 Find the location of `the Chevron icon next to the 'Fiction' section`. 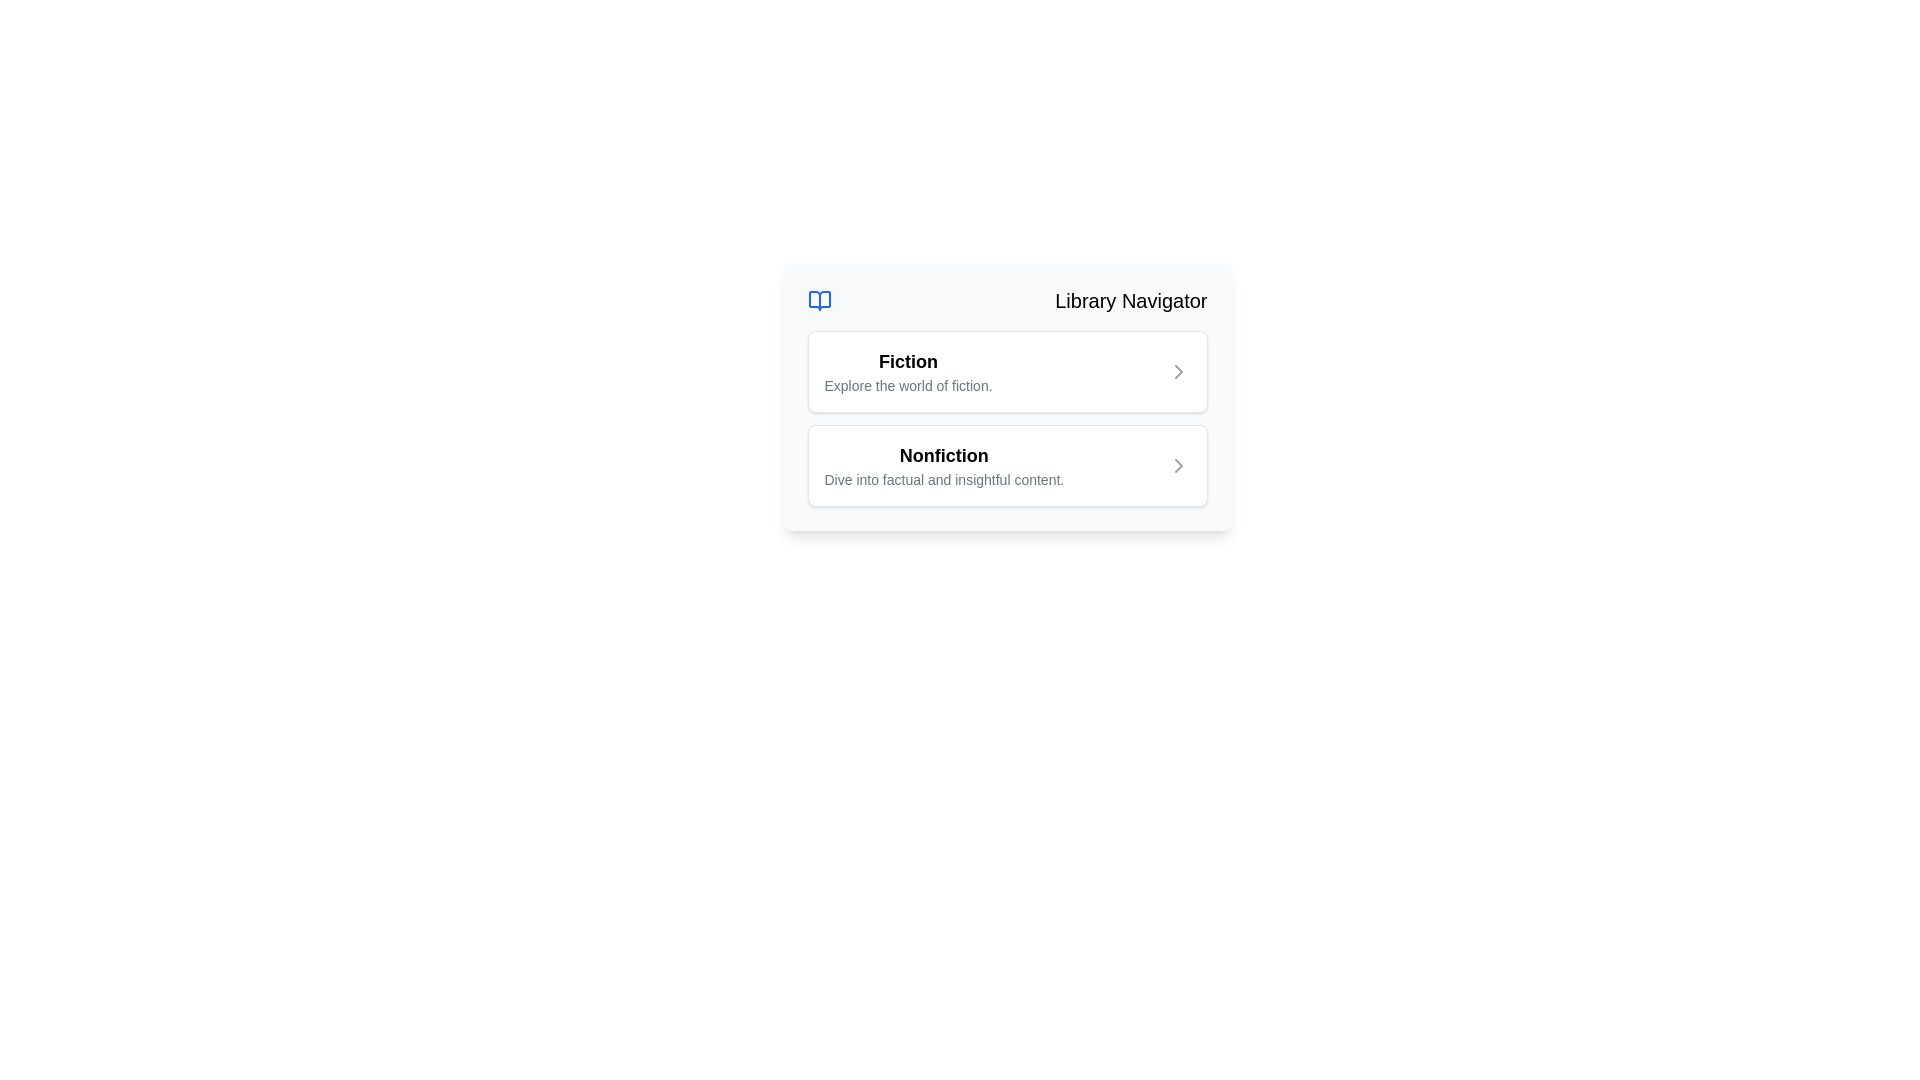

the Chevron icon next to the 'Fiction' section is located at coordinates (1178, 371).